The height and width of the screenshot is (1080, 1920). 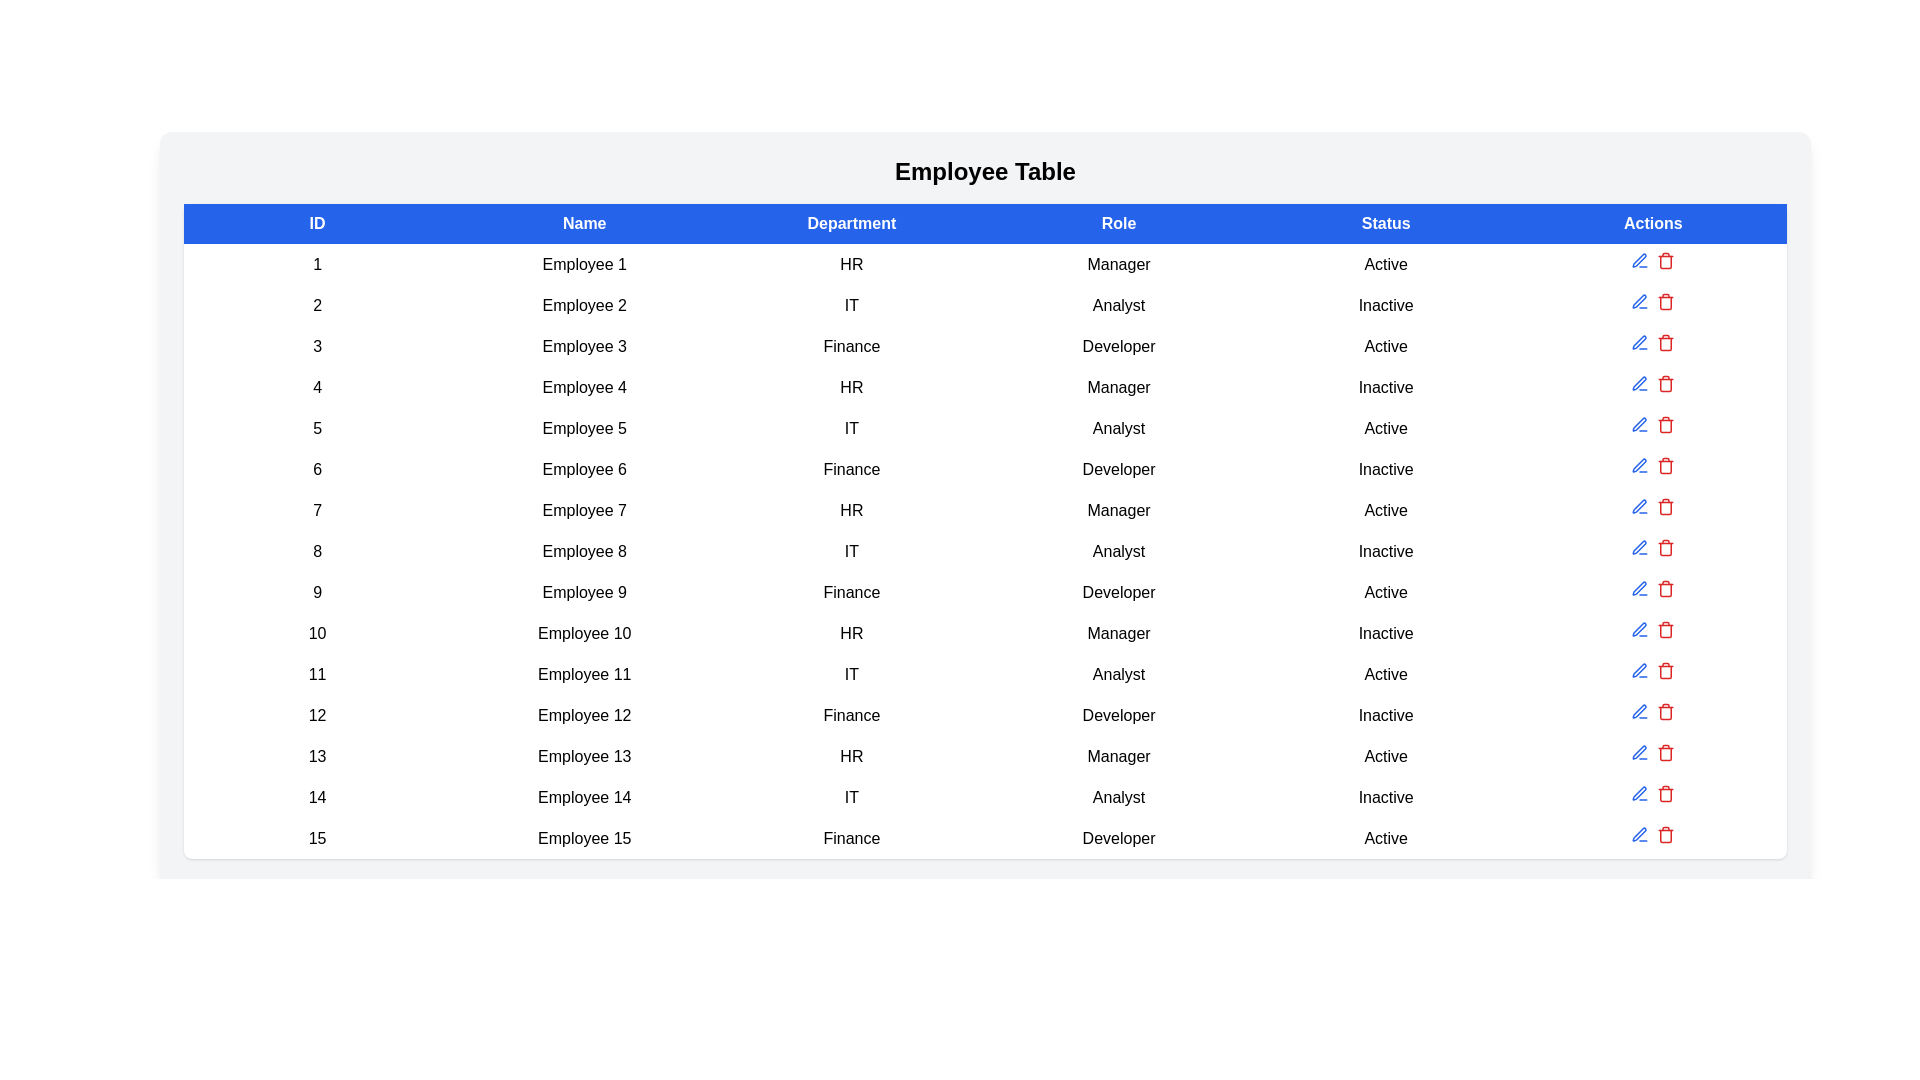 I want to click on the column header labeled 'Role' to sort the table rows by that column, so click(x=1117, y=223).